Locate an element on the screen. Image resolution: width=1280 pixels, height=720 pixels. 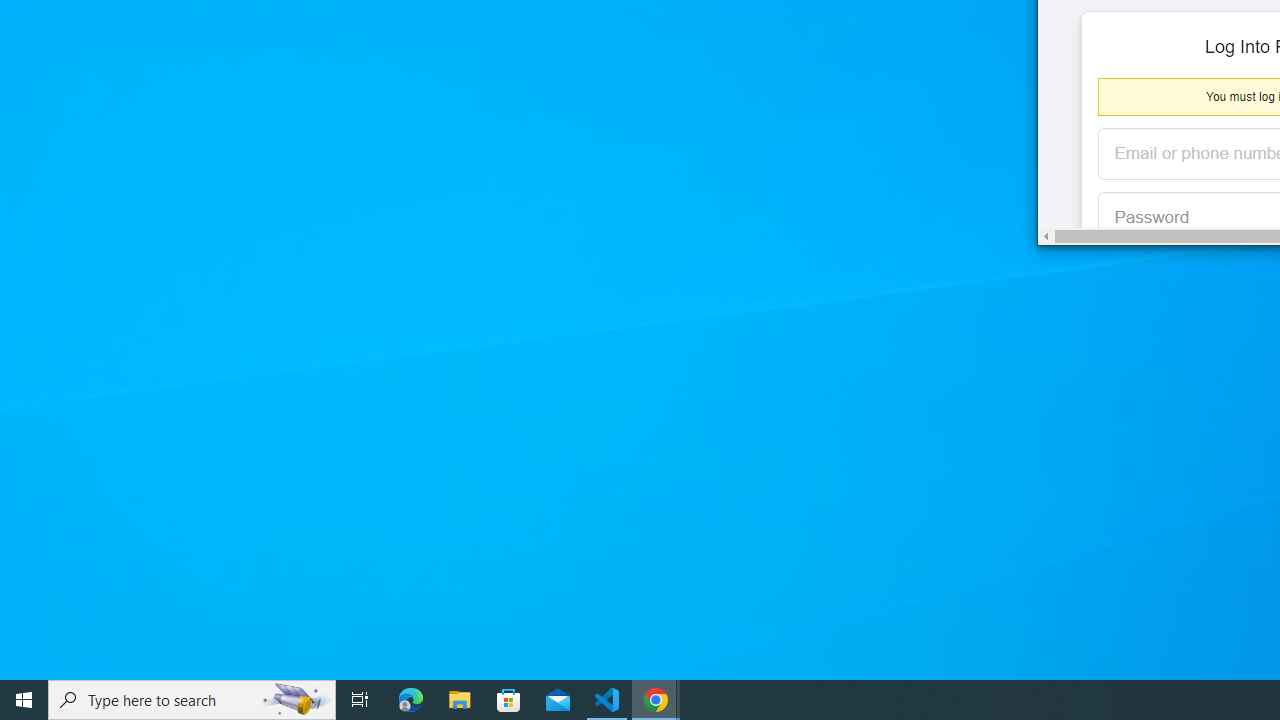
'Google Chrome - 3 running windows' is located at coordinates (656, 698).